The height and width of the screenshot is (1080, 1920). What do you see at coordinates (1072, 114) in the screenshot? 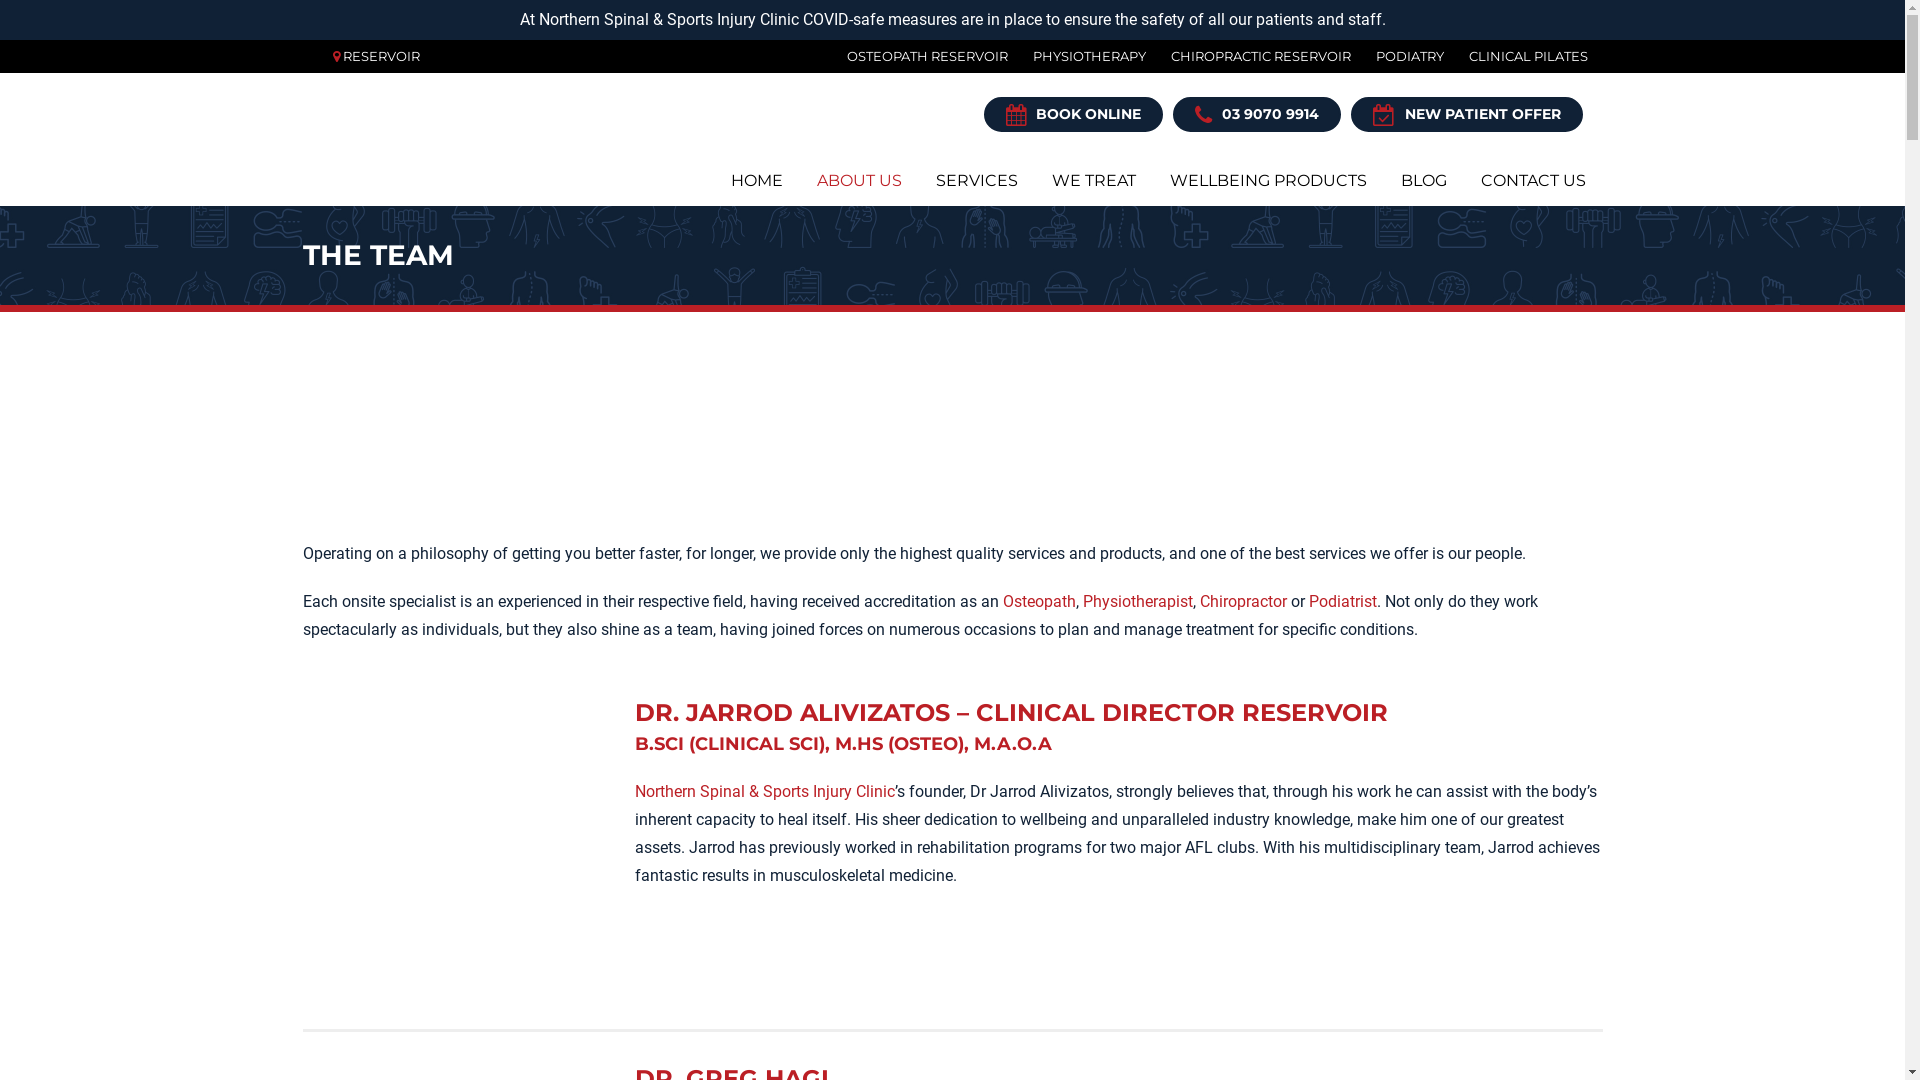
I see `'BOOK ONLINE'` at bounding box center [1072, 114].